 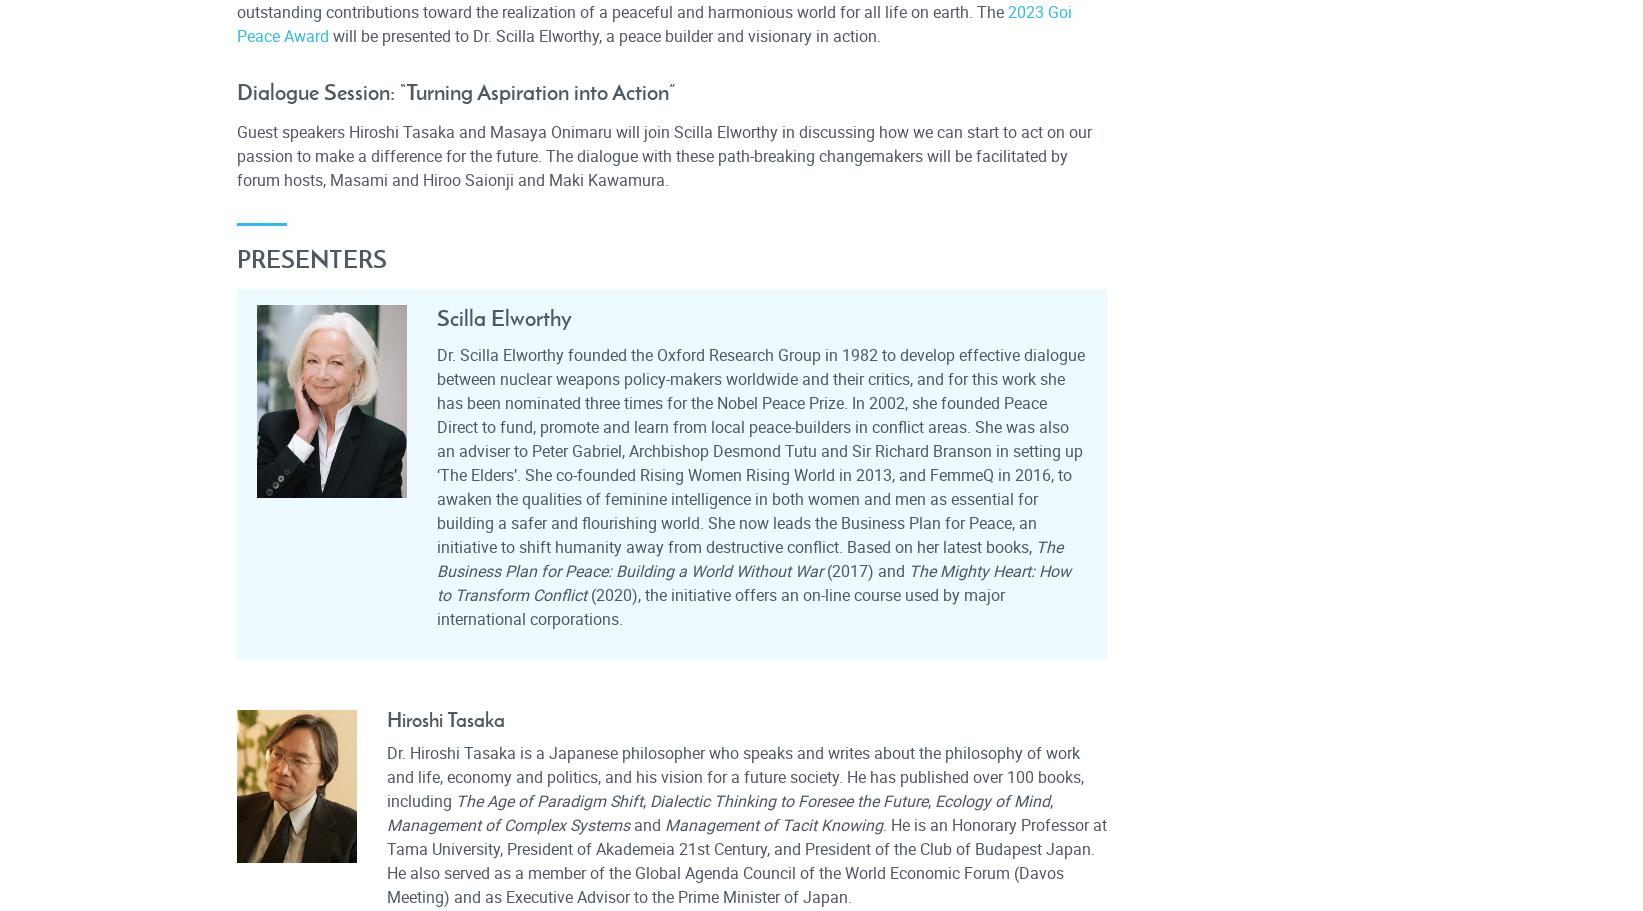 What do you see at coordinates (652, 24) in the screenshot?
I see `'2023 Goi Peace Award'` at bounding box center [652, 24].